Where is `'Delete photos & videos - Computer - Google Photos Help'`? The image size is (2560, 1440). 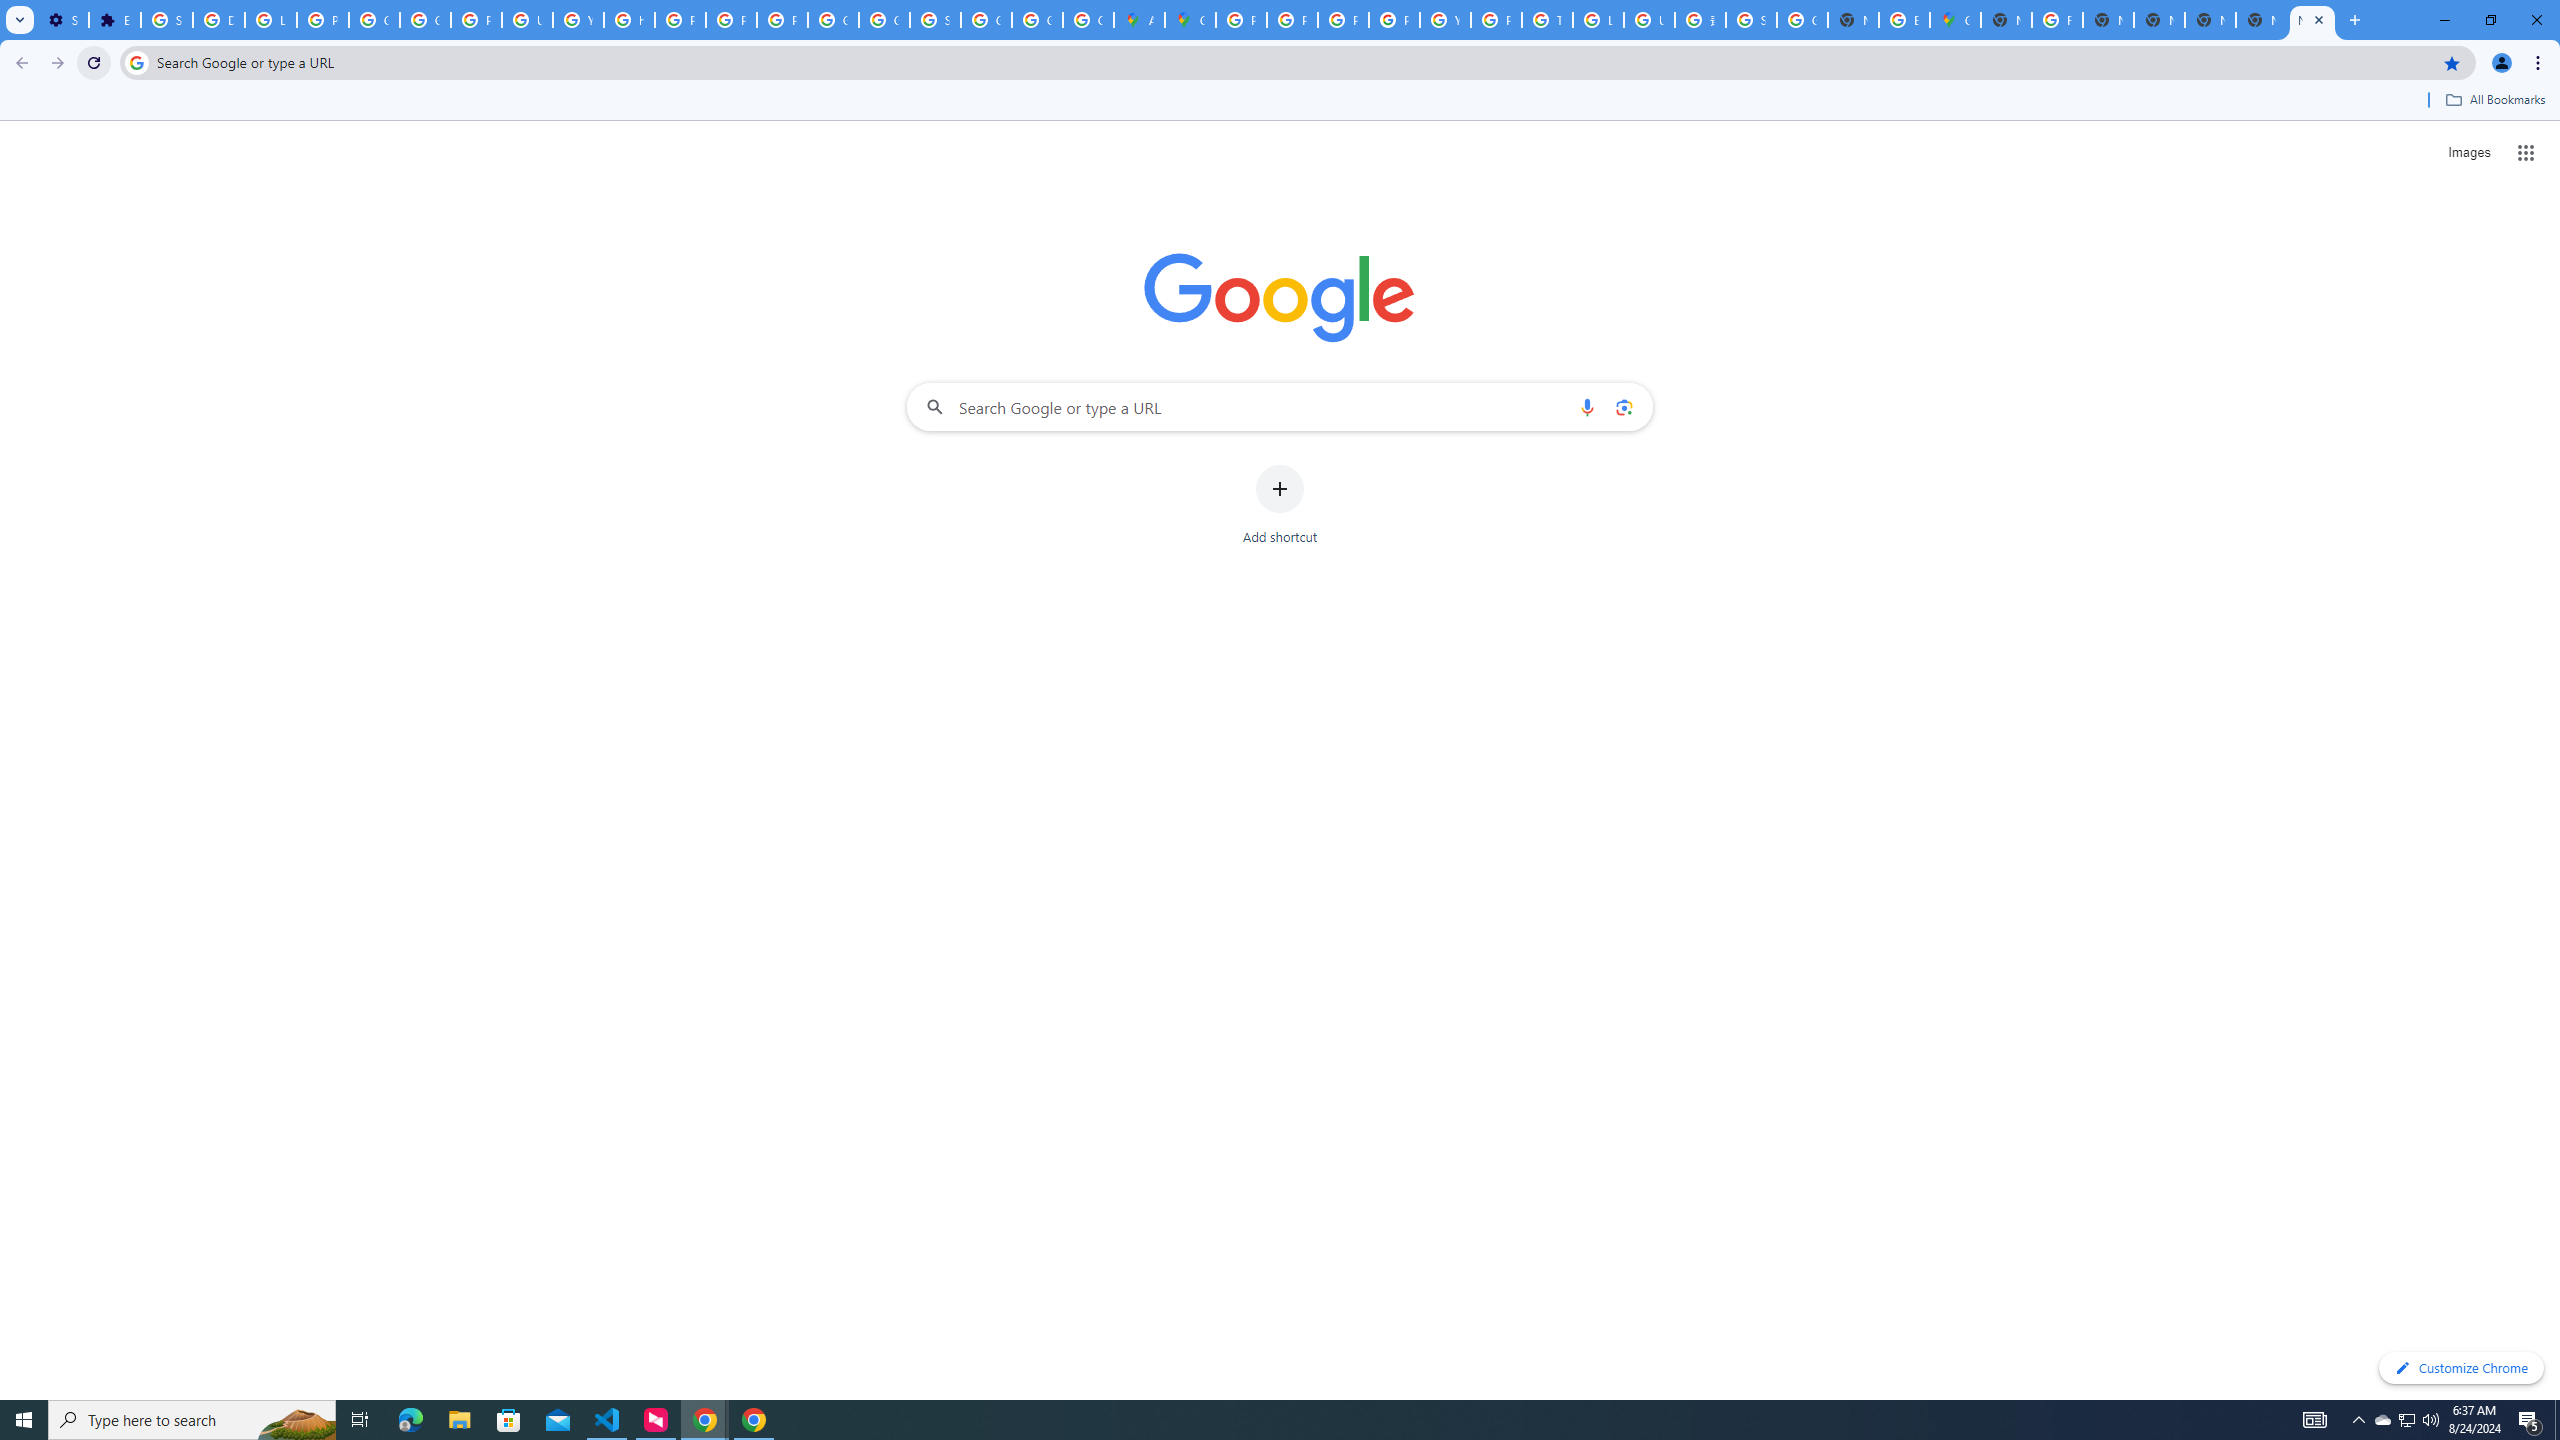 'Delete photos & videos - Computer - Google Photos Help' is located at coordinates (217, 19).